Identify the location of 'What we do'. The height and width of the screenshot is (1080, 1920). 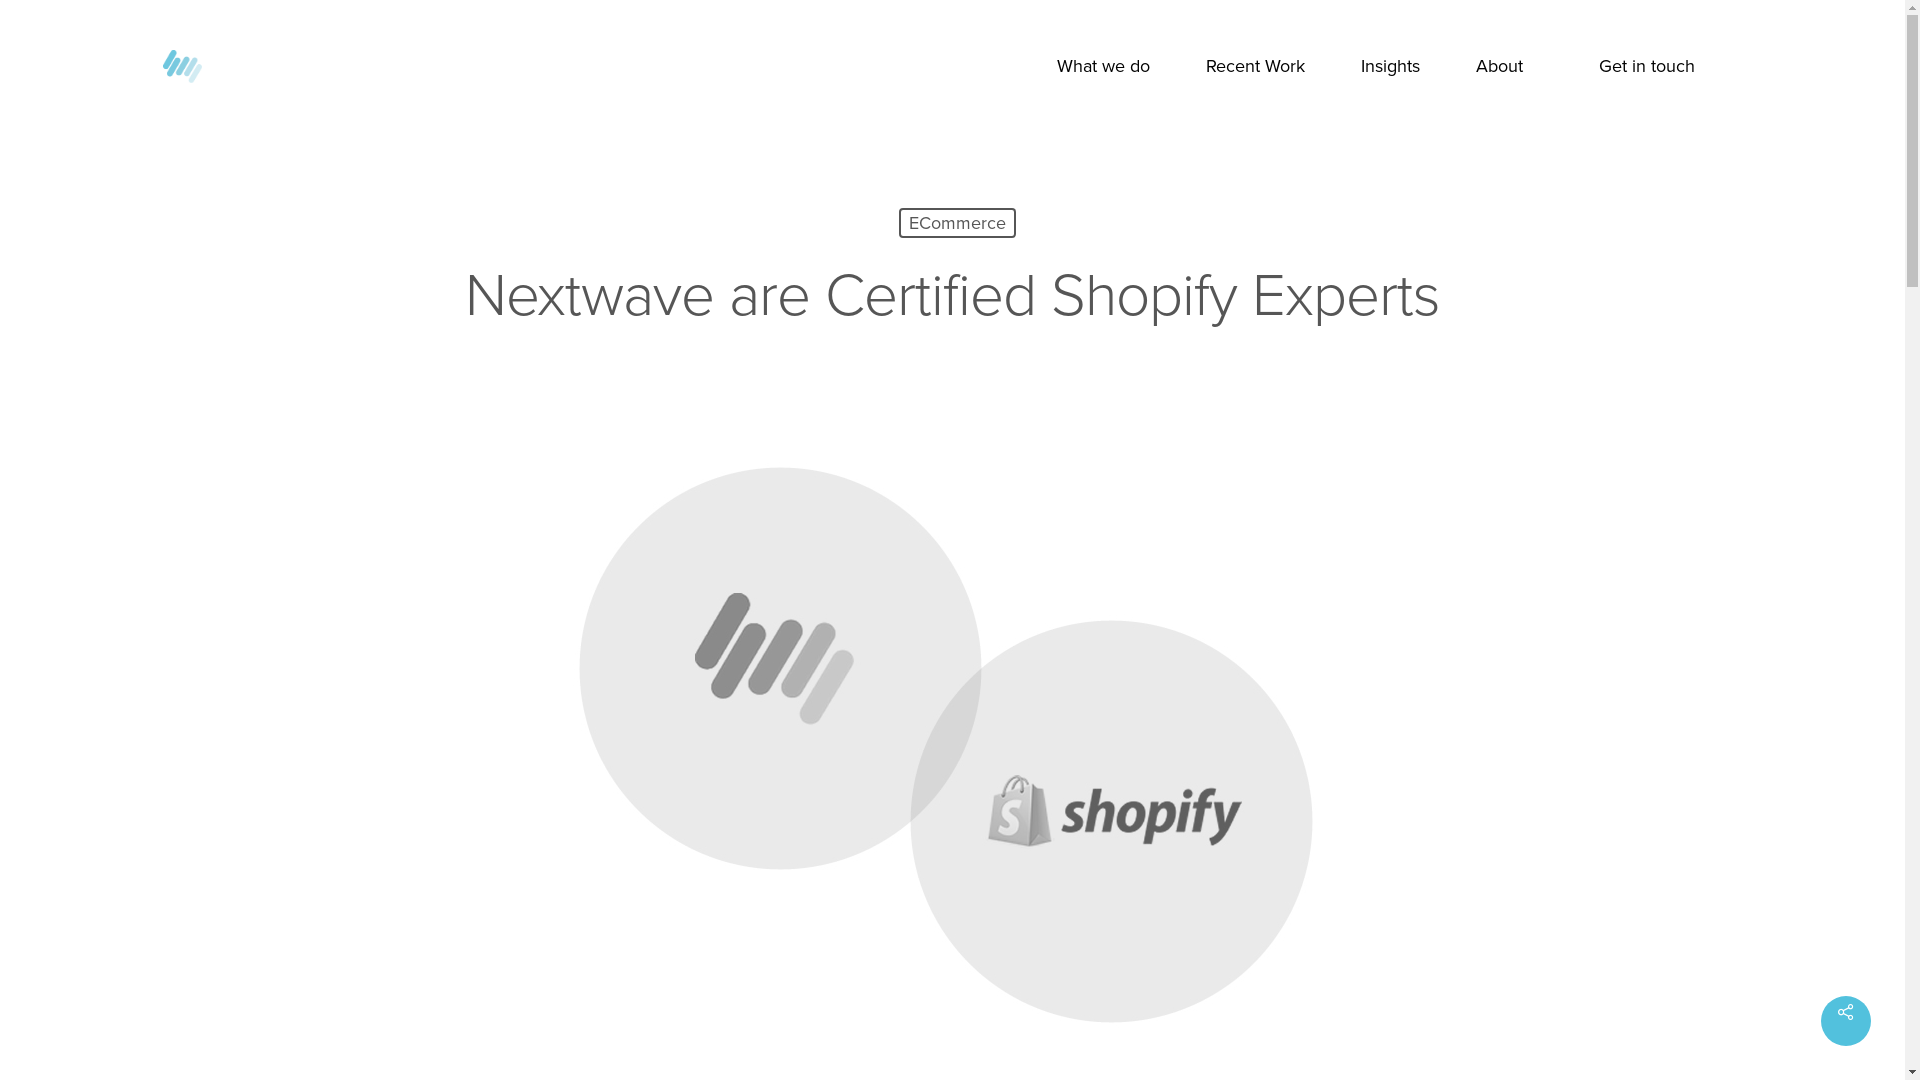
(1101, 65).